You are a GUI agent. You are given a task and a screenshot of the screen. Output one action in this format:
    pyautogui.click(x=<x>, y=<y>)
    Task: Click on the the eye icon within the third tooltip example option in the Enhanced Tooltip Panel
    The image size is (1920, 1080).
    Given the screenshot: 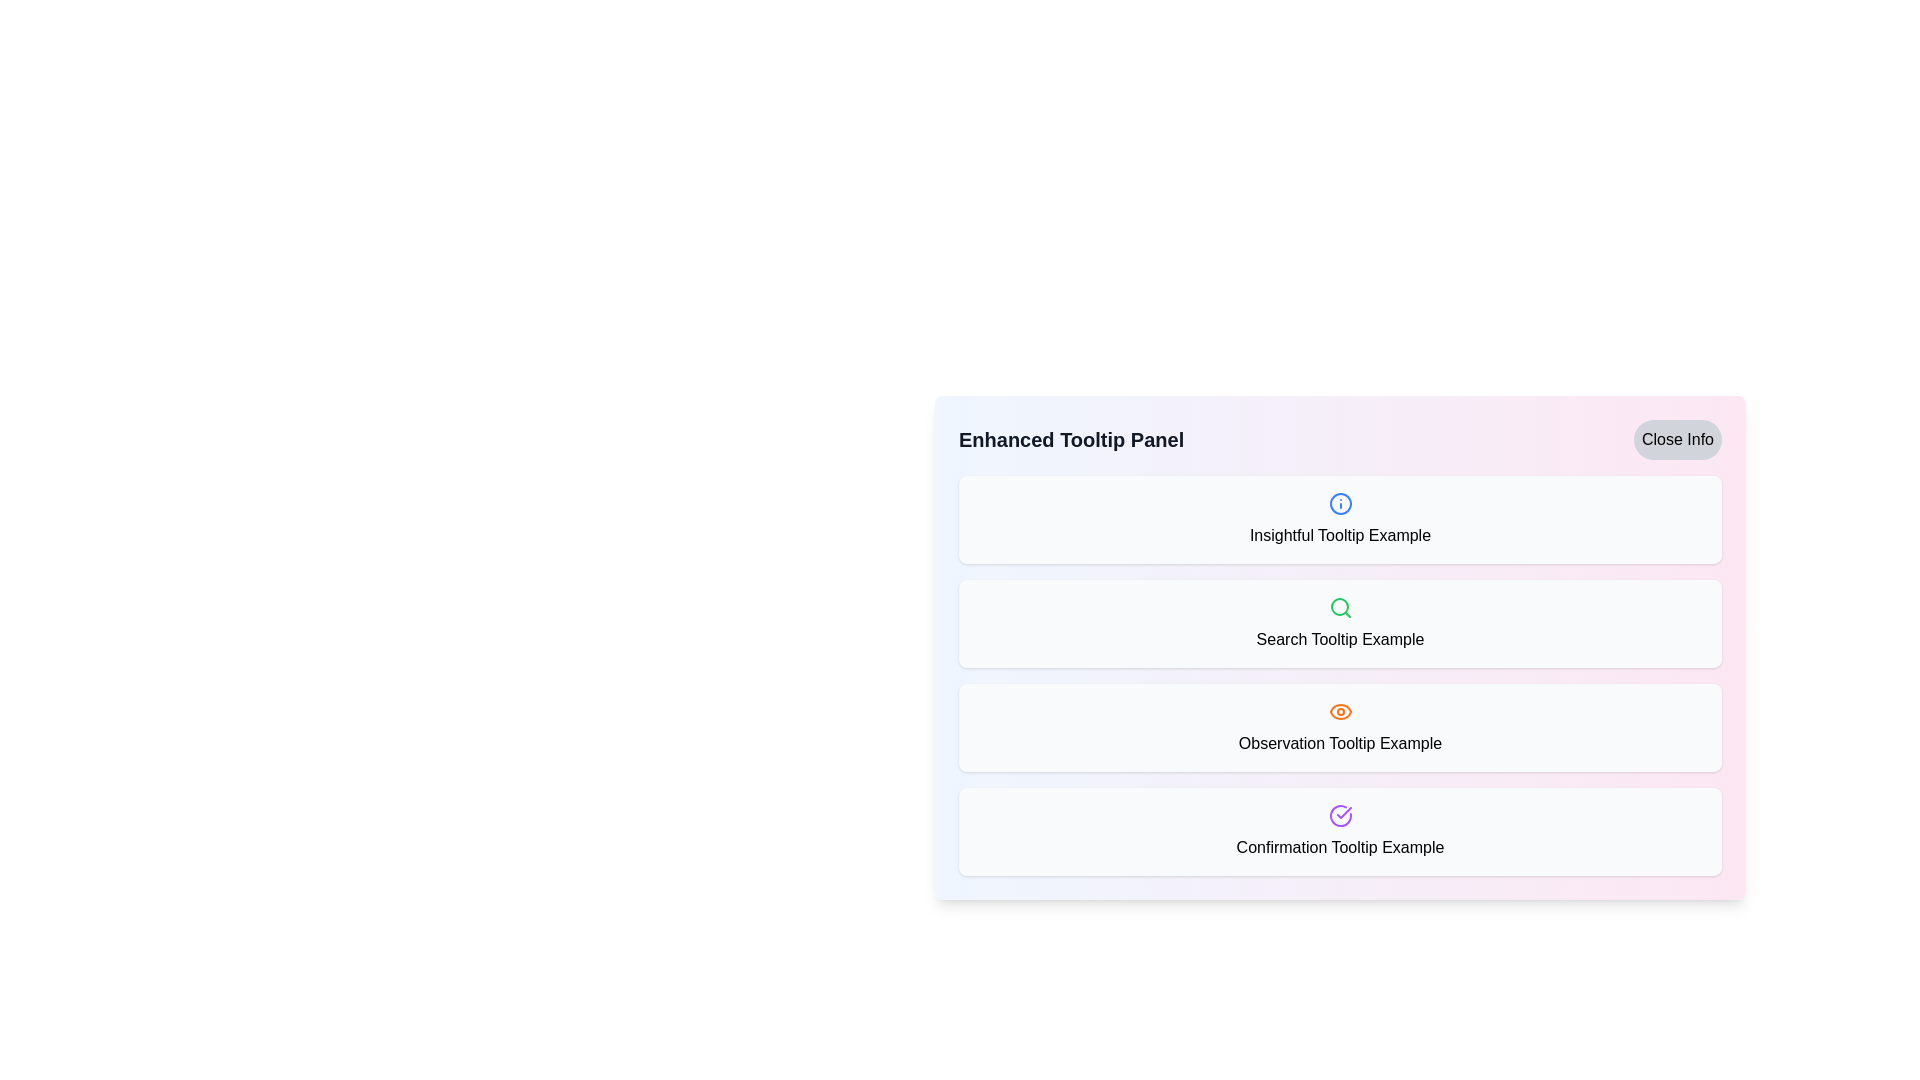 What is the action you would take?
    pyautogui.click(x=1340, y=711)
    